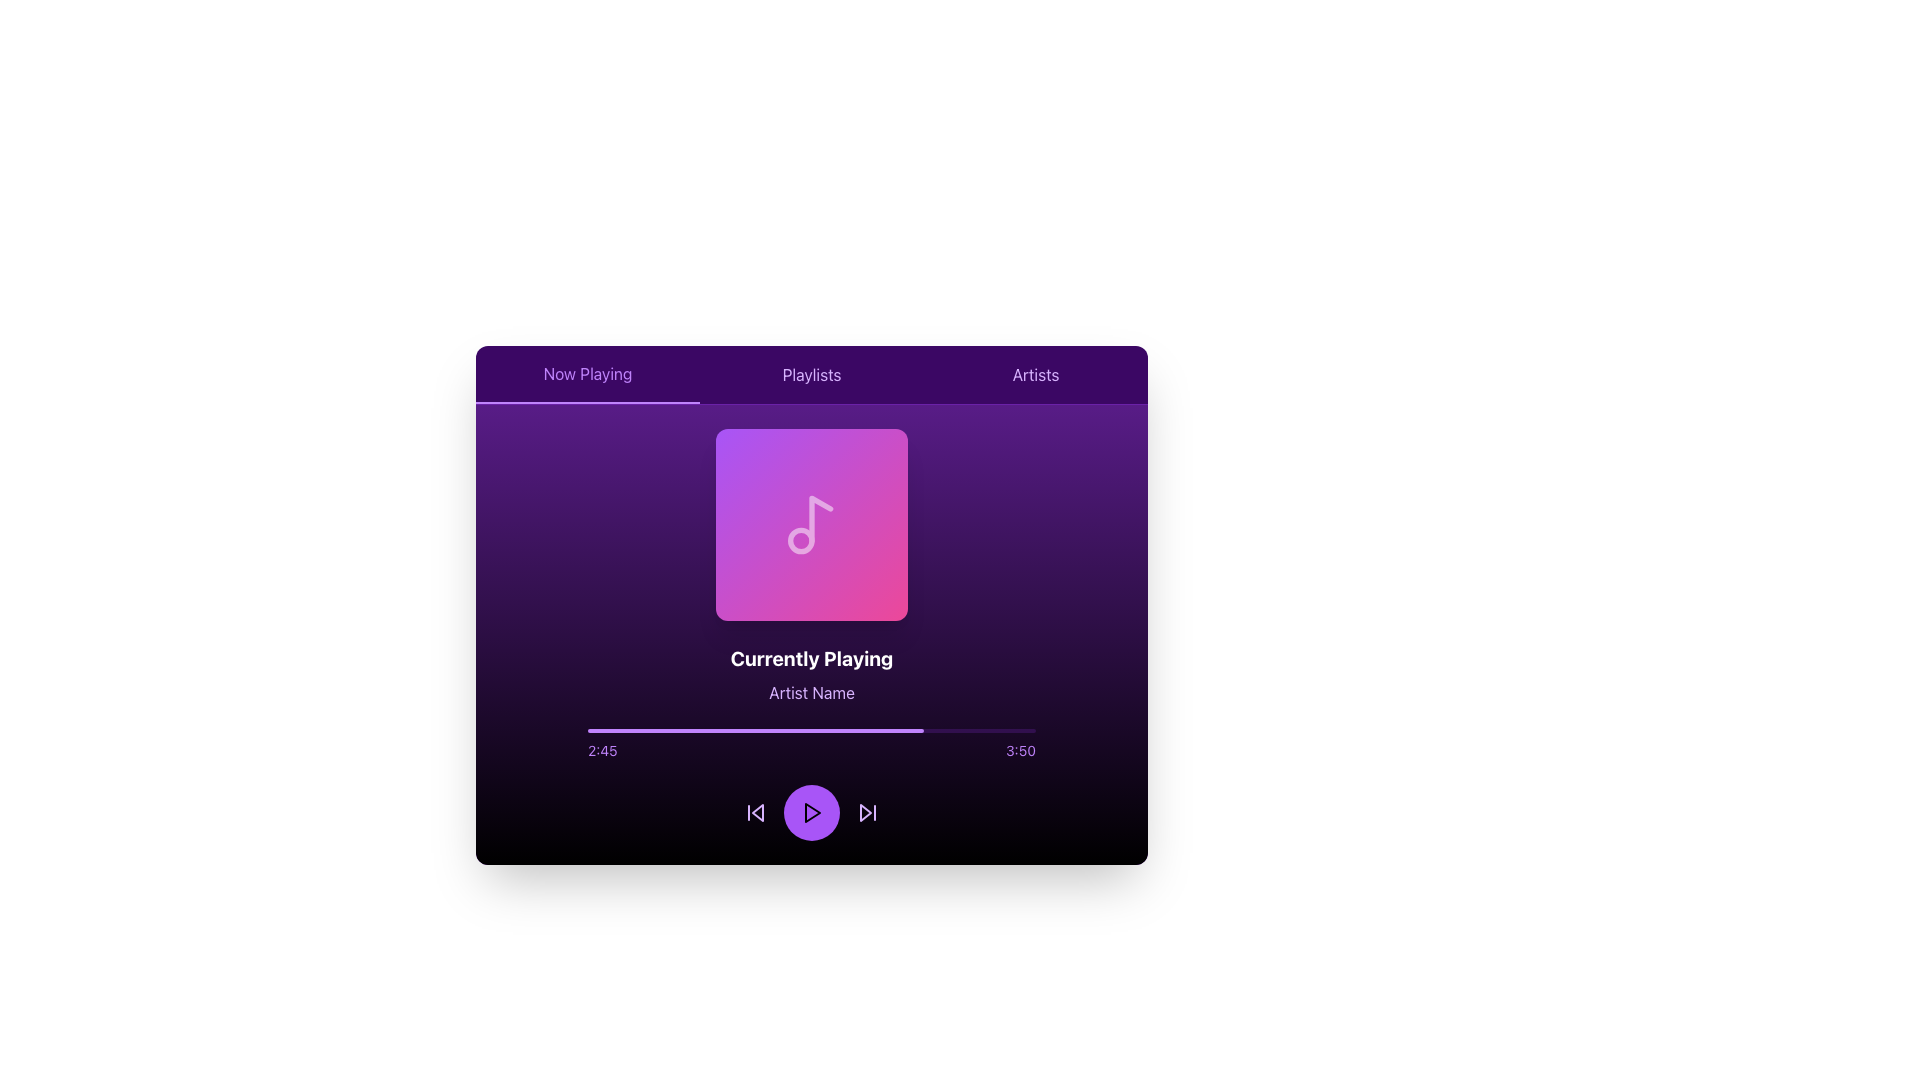  I want to click on the media playback position, so click(771, 731).